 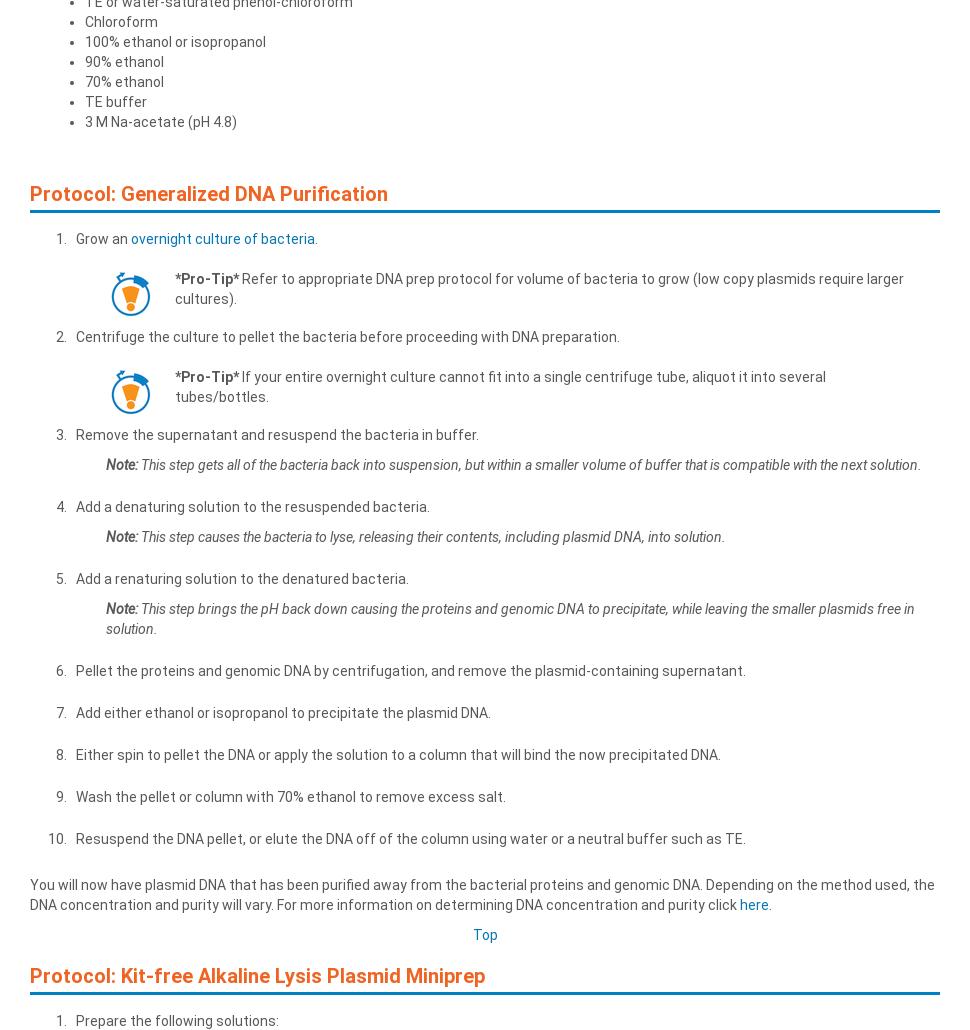 What do you see at coordinates (410, 837) in the screenshot?
I see `'Resuspend the DNA pellet, or elute the DNA off of the column using water or a neutral buffer such as TE.'` at bounding box center [410, 837].